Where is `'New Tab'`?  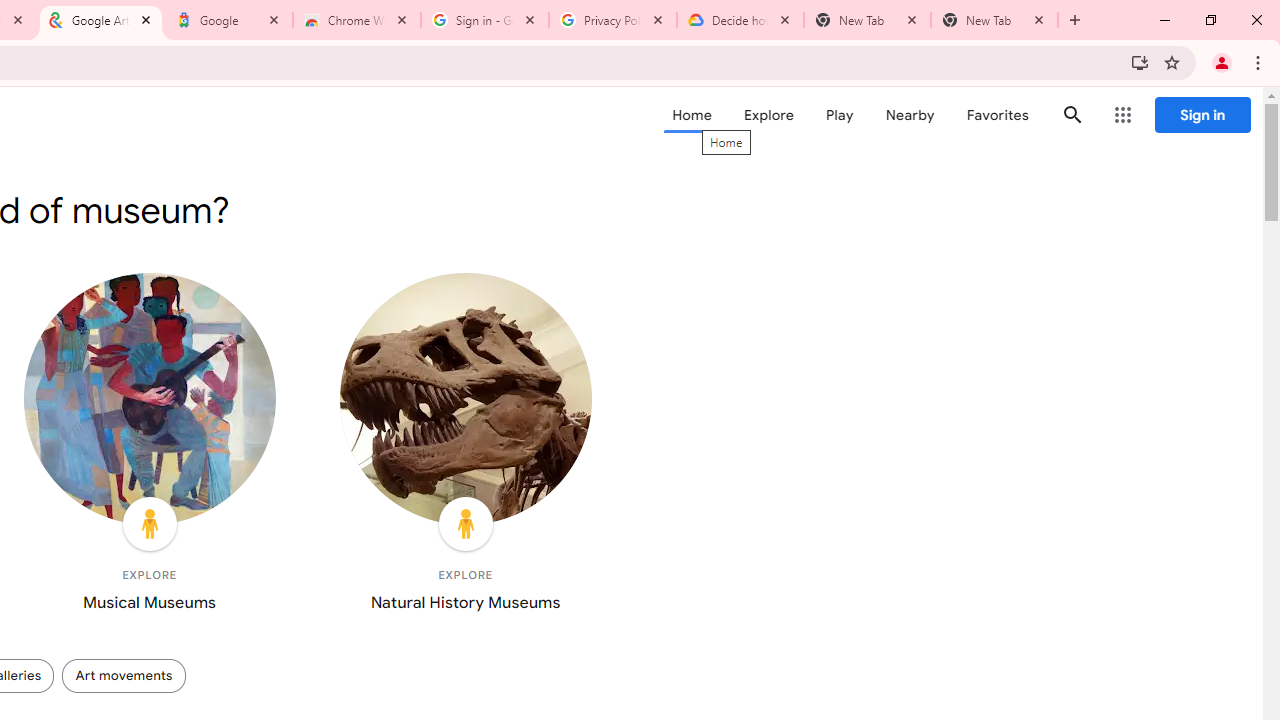 'New Tab' is located at coordinates (994, 20).